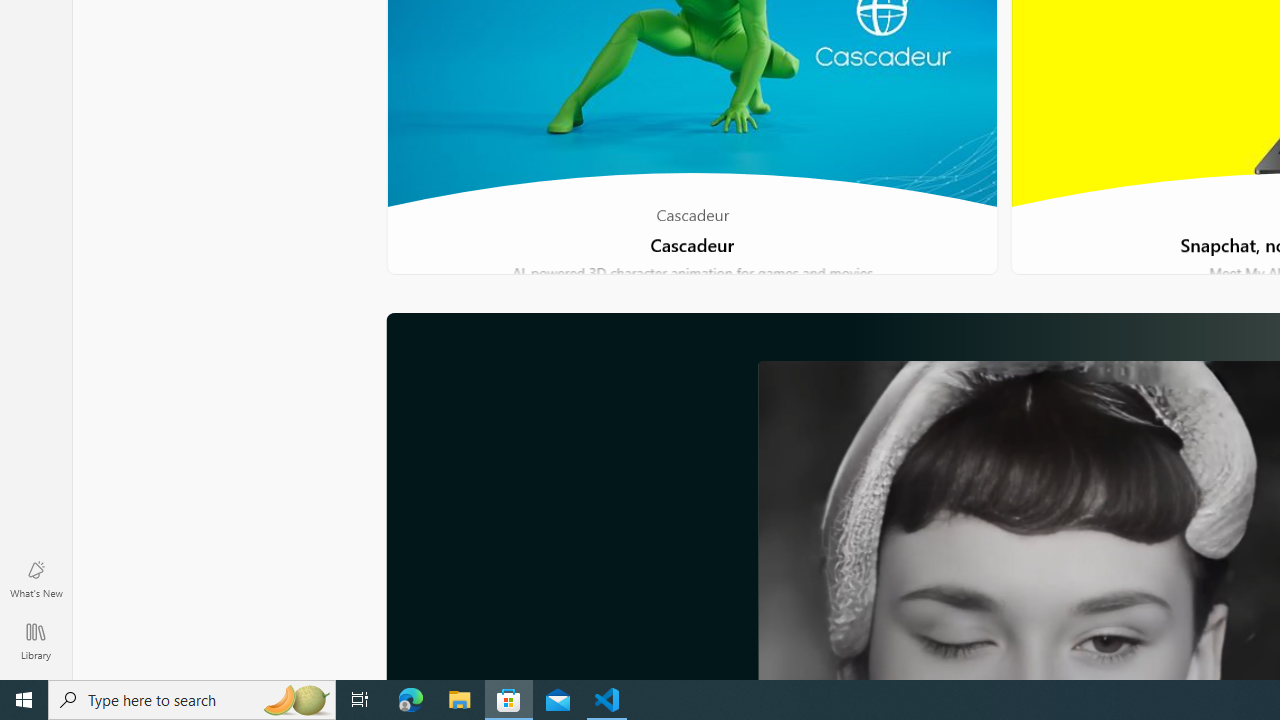 The height and width of the screenshot is (720, 1280). I want to click on 'What', so click(35, 578).